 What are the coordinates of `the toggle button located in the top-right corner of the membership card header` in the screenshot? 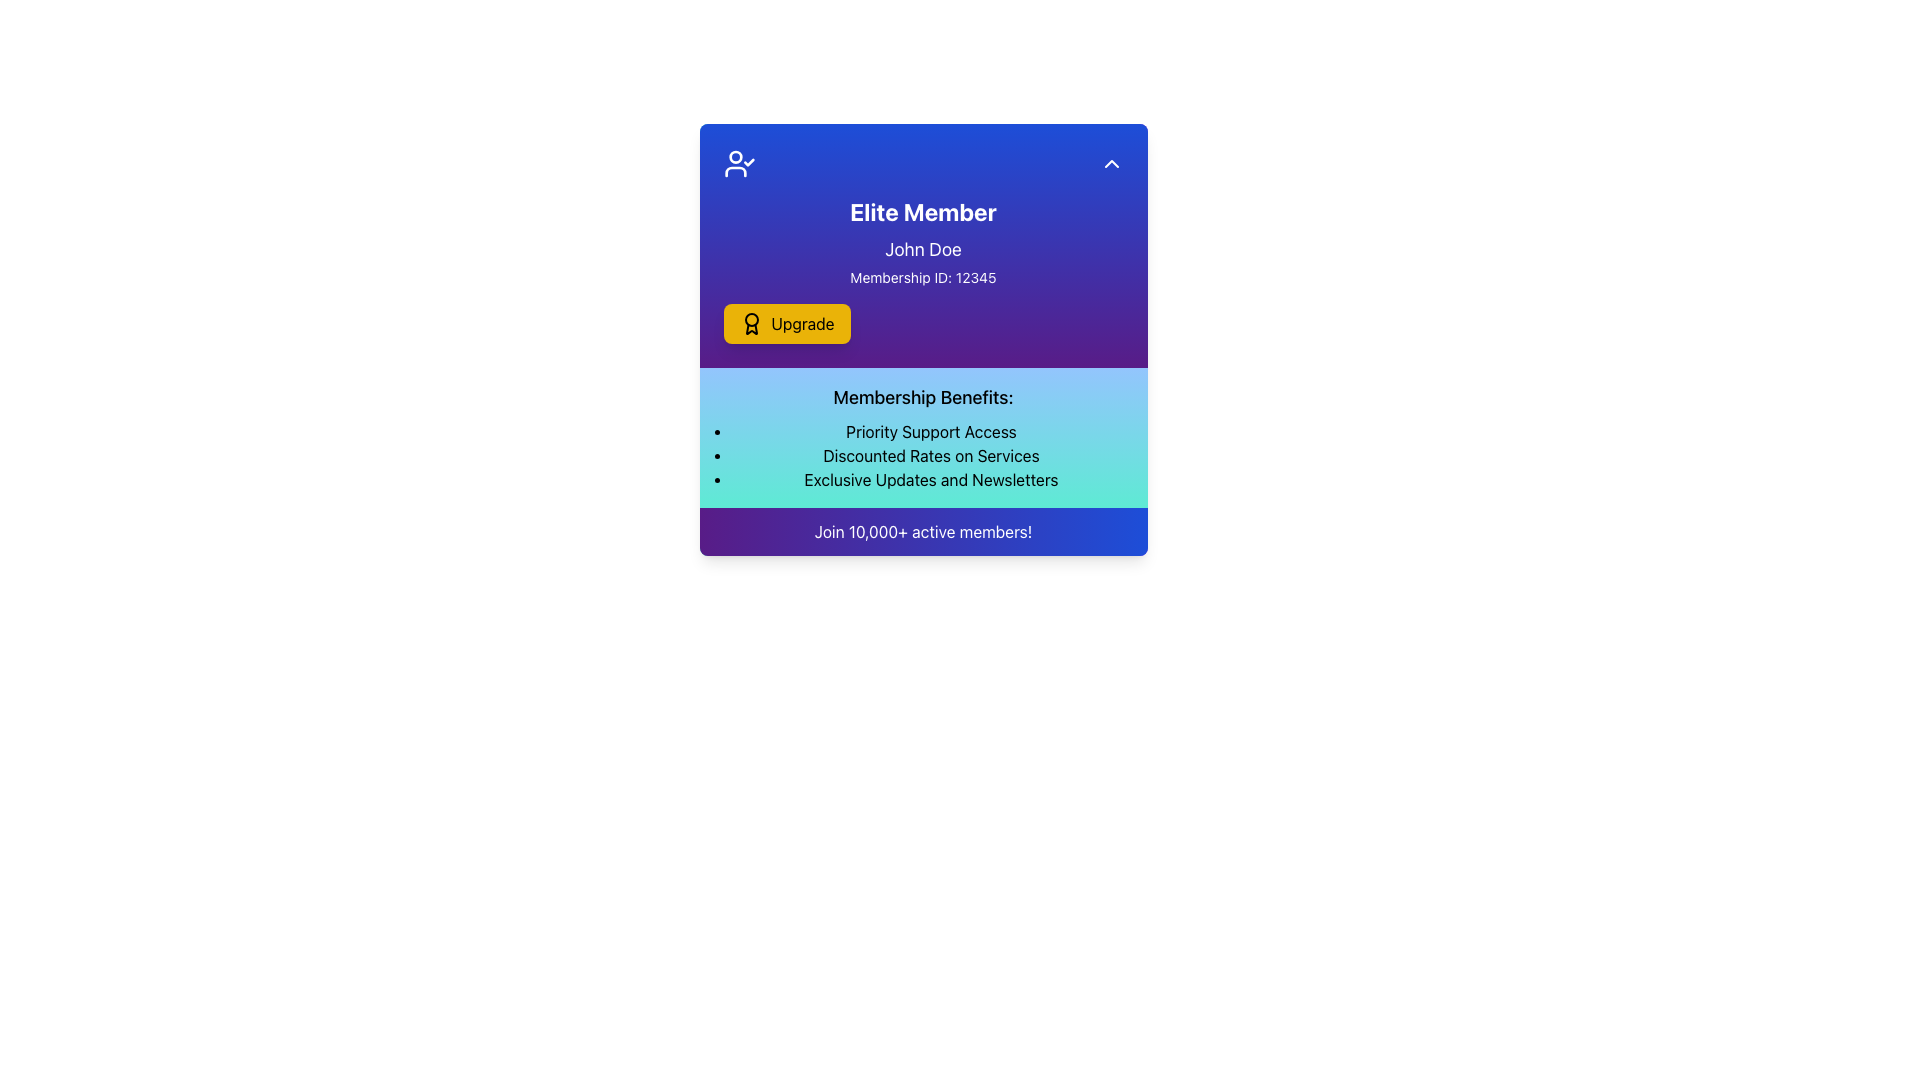 It's located at (1110, 163).